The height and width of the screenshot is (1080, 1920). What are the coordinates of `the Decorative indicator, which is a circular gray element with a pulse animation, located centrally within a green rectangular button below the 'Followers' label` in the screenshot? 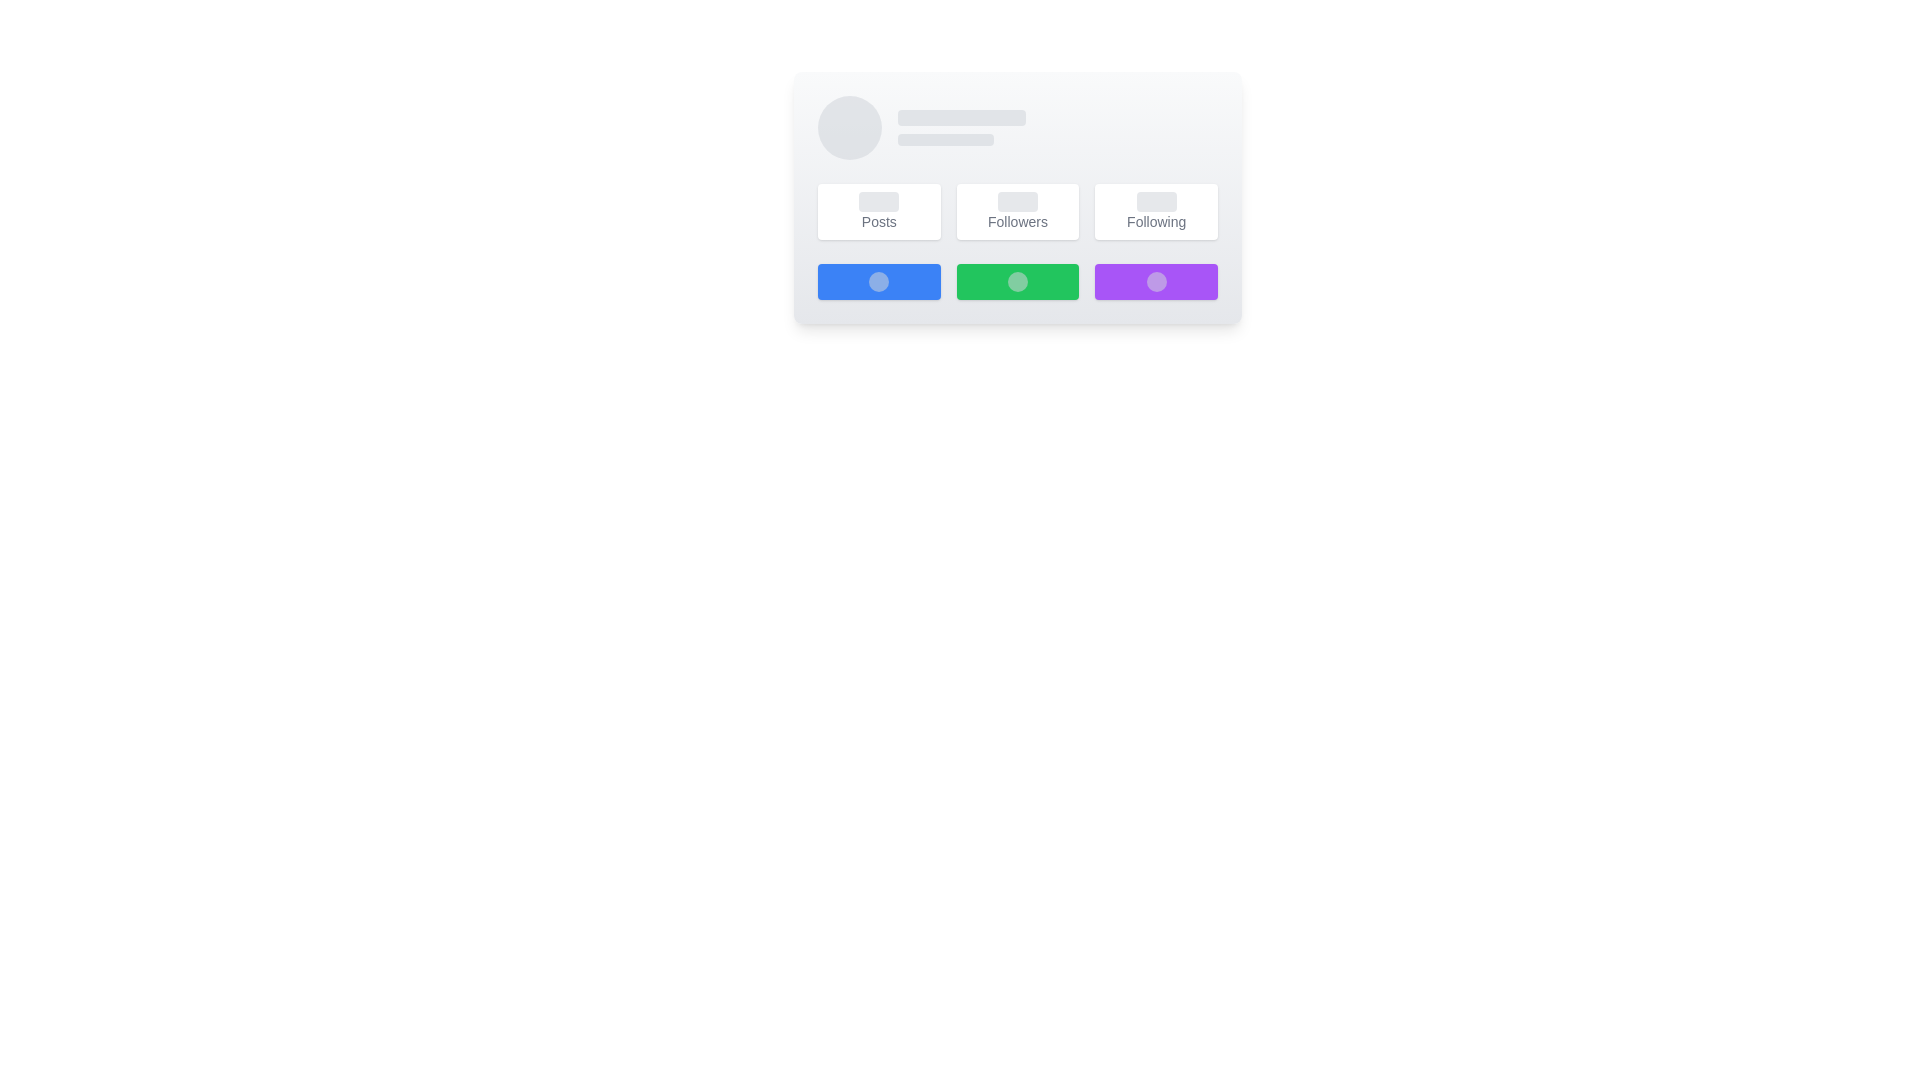 It's located at (1017, 281).